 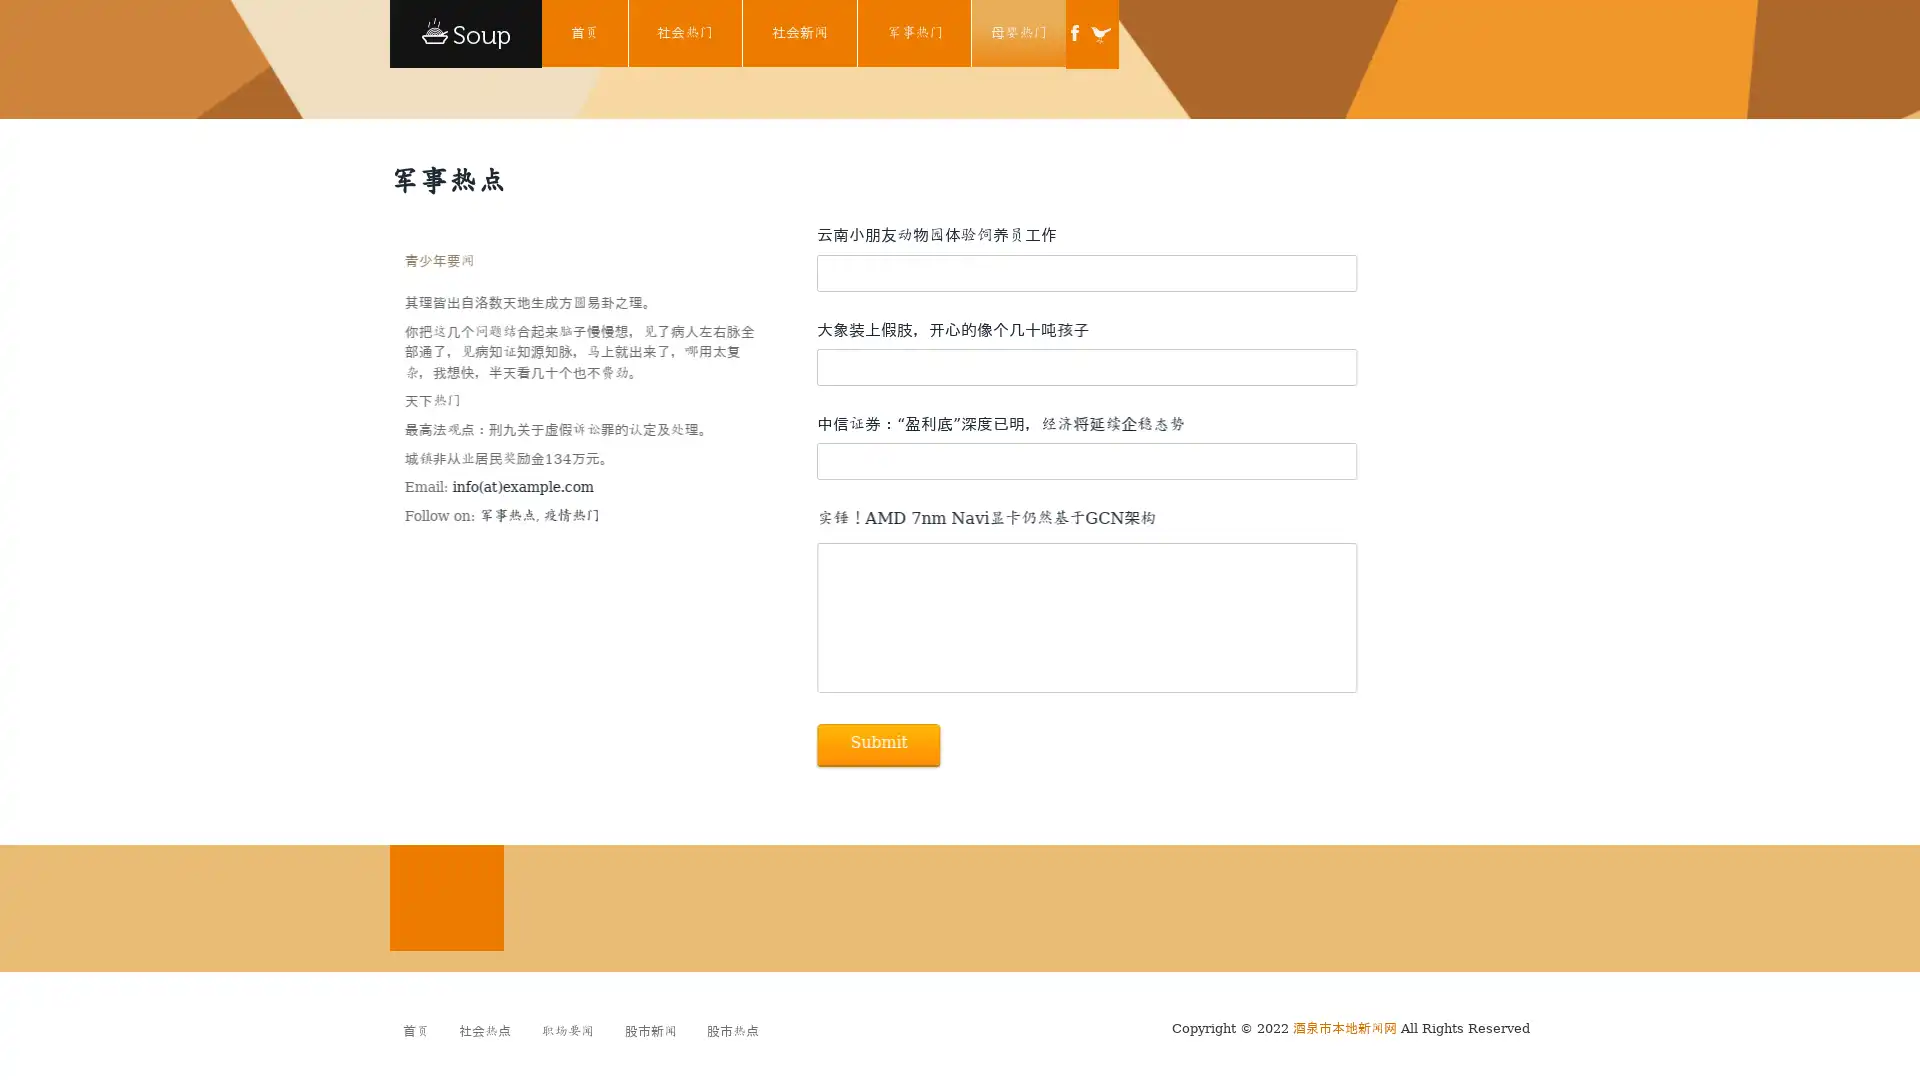 I want to click on Submit, so click(x=878, y=744).